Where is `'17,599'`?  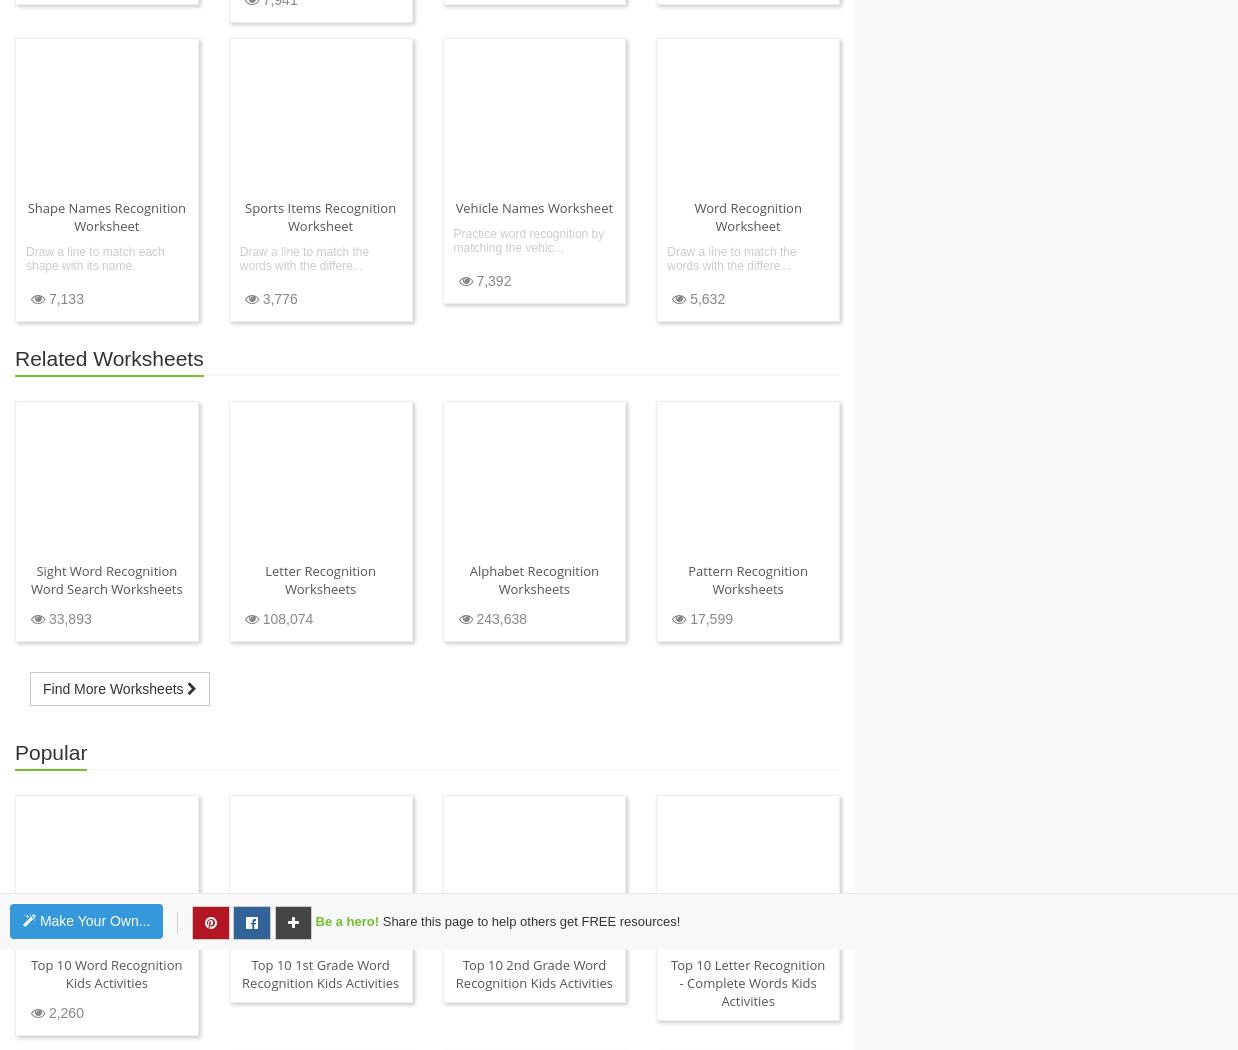
'17,599' is located at coordinates (708, 618).